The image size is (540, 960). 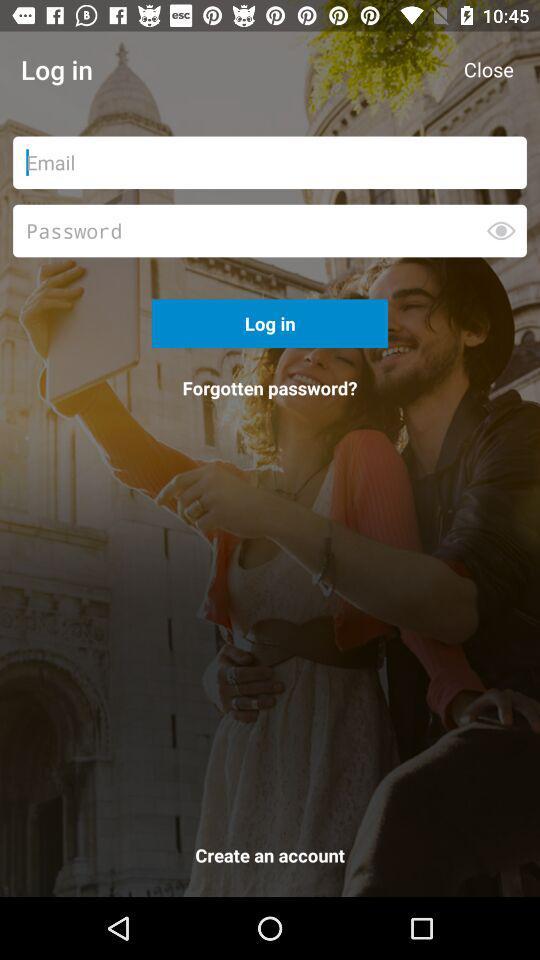 What do you see at coordinates (270, 387) in the screenshot?
I see `forgotten password? icon` at bounding box center [270, 387].